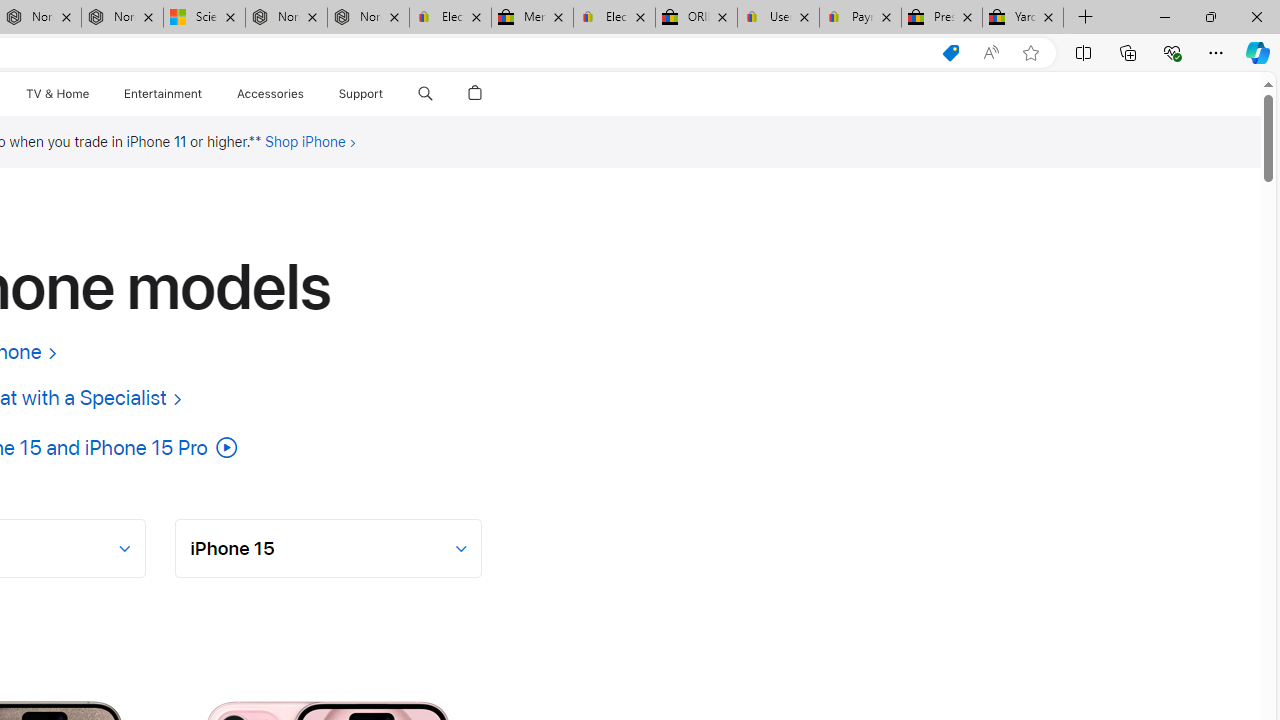  Describe the element at coordinates (361, 93) in the screenshot. I see `'Support'` at that location.